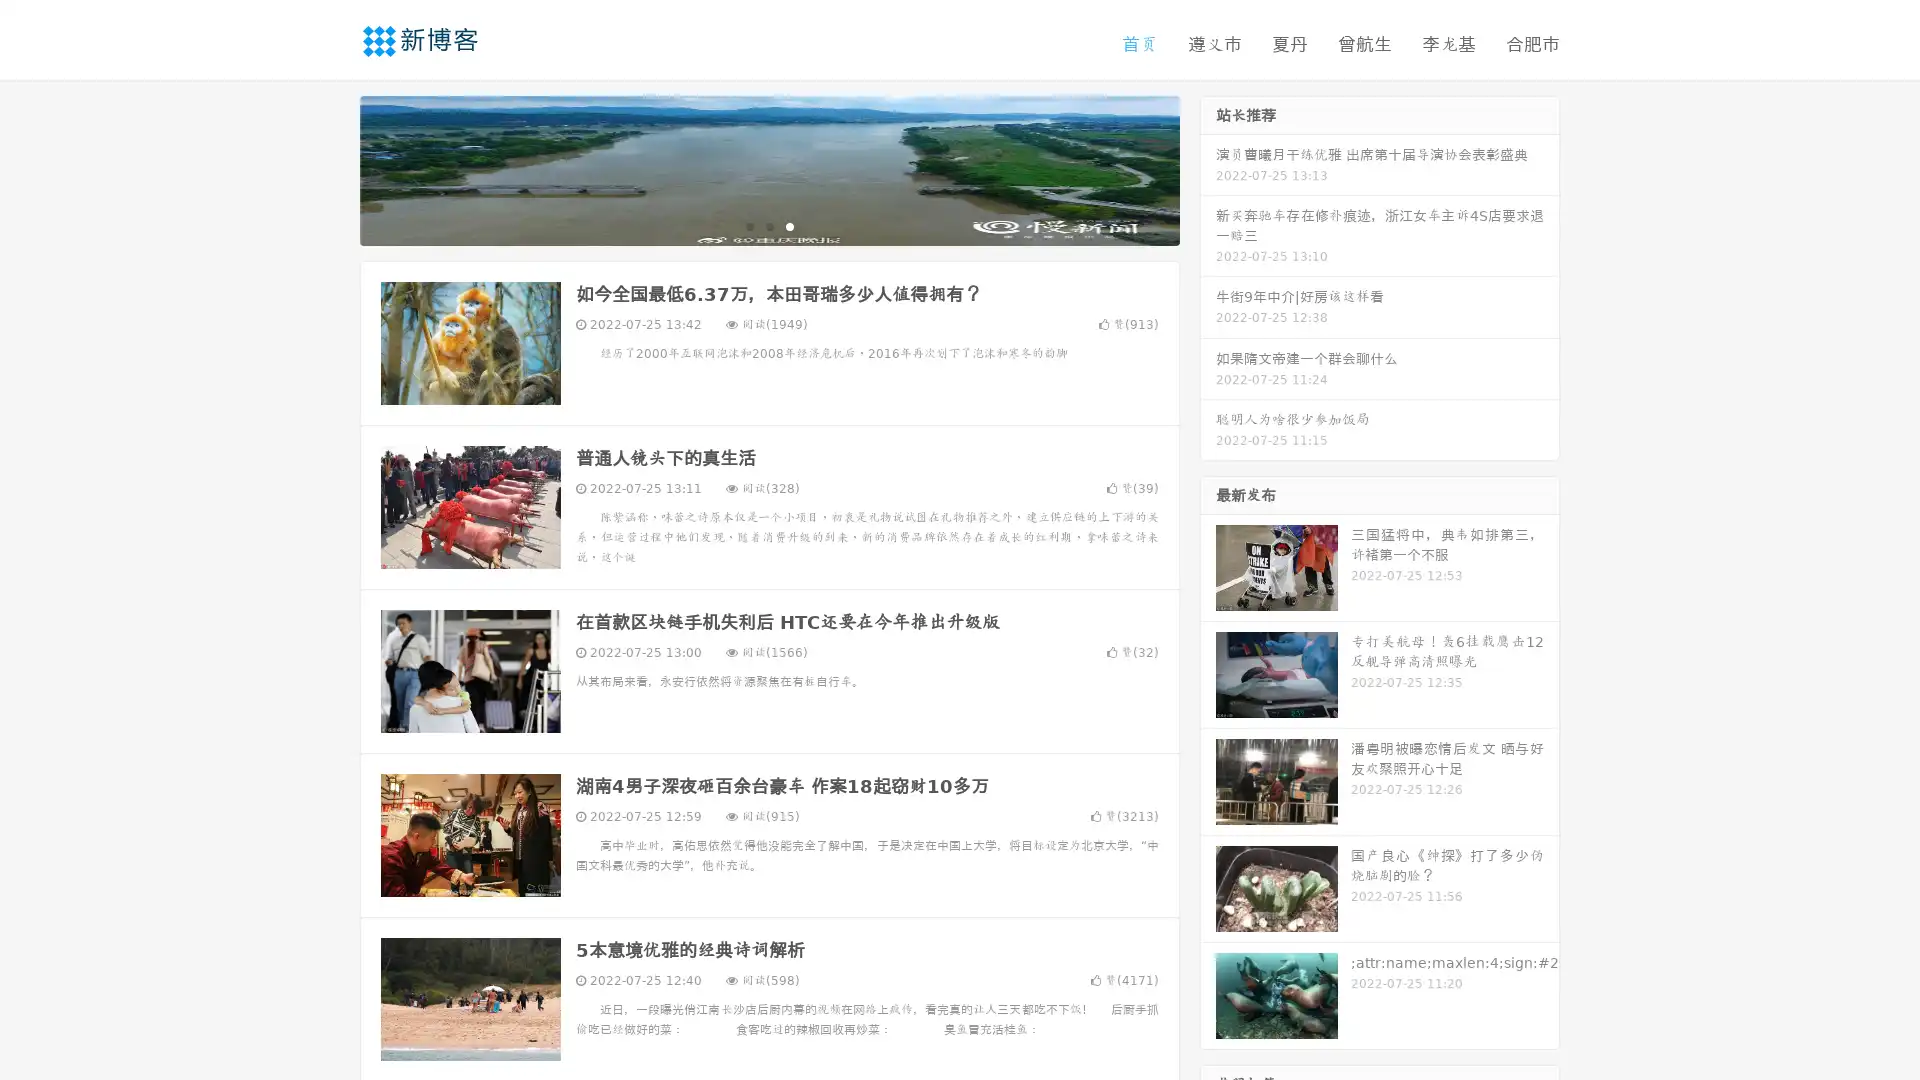 Image resolution: width=1920 pixels, height=1080 pixels. What do you see at coordinates (789, 225) in the screenshot?
I see `Go to slide 3` at bounding box center [789, 225].